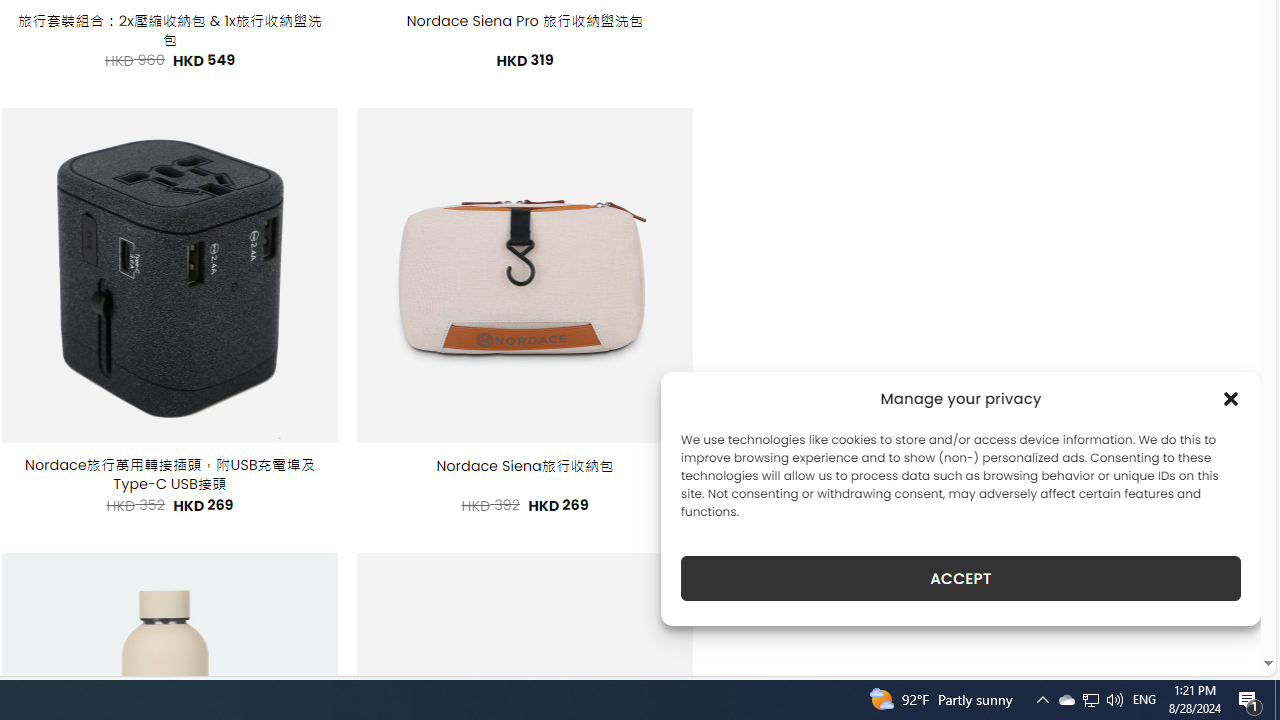  What do you see at coordinates (1230, 398) in the screenshot?
I see `'Class: cmplz-close'` at bounding box center [1230, 398].